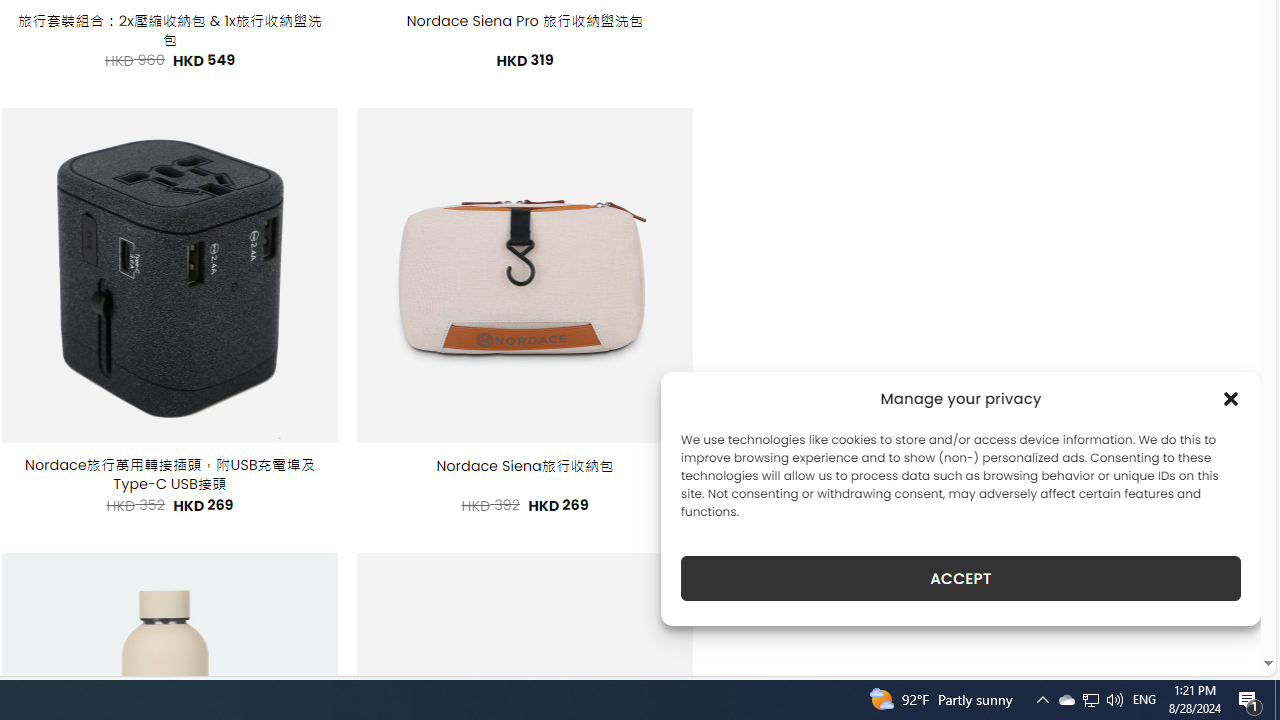  What do you see at coordinates (1230, 398) in the screenshot?
I see `'Class: cmplz-close'` at bounding box center [1230, 398].